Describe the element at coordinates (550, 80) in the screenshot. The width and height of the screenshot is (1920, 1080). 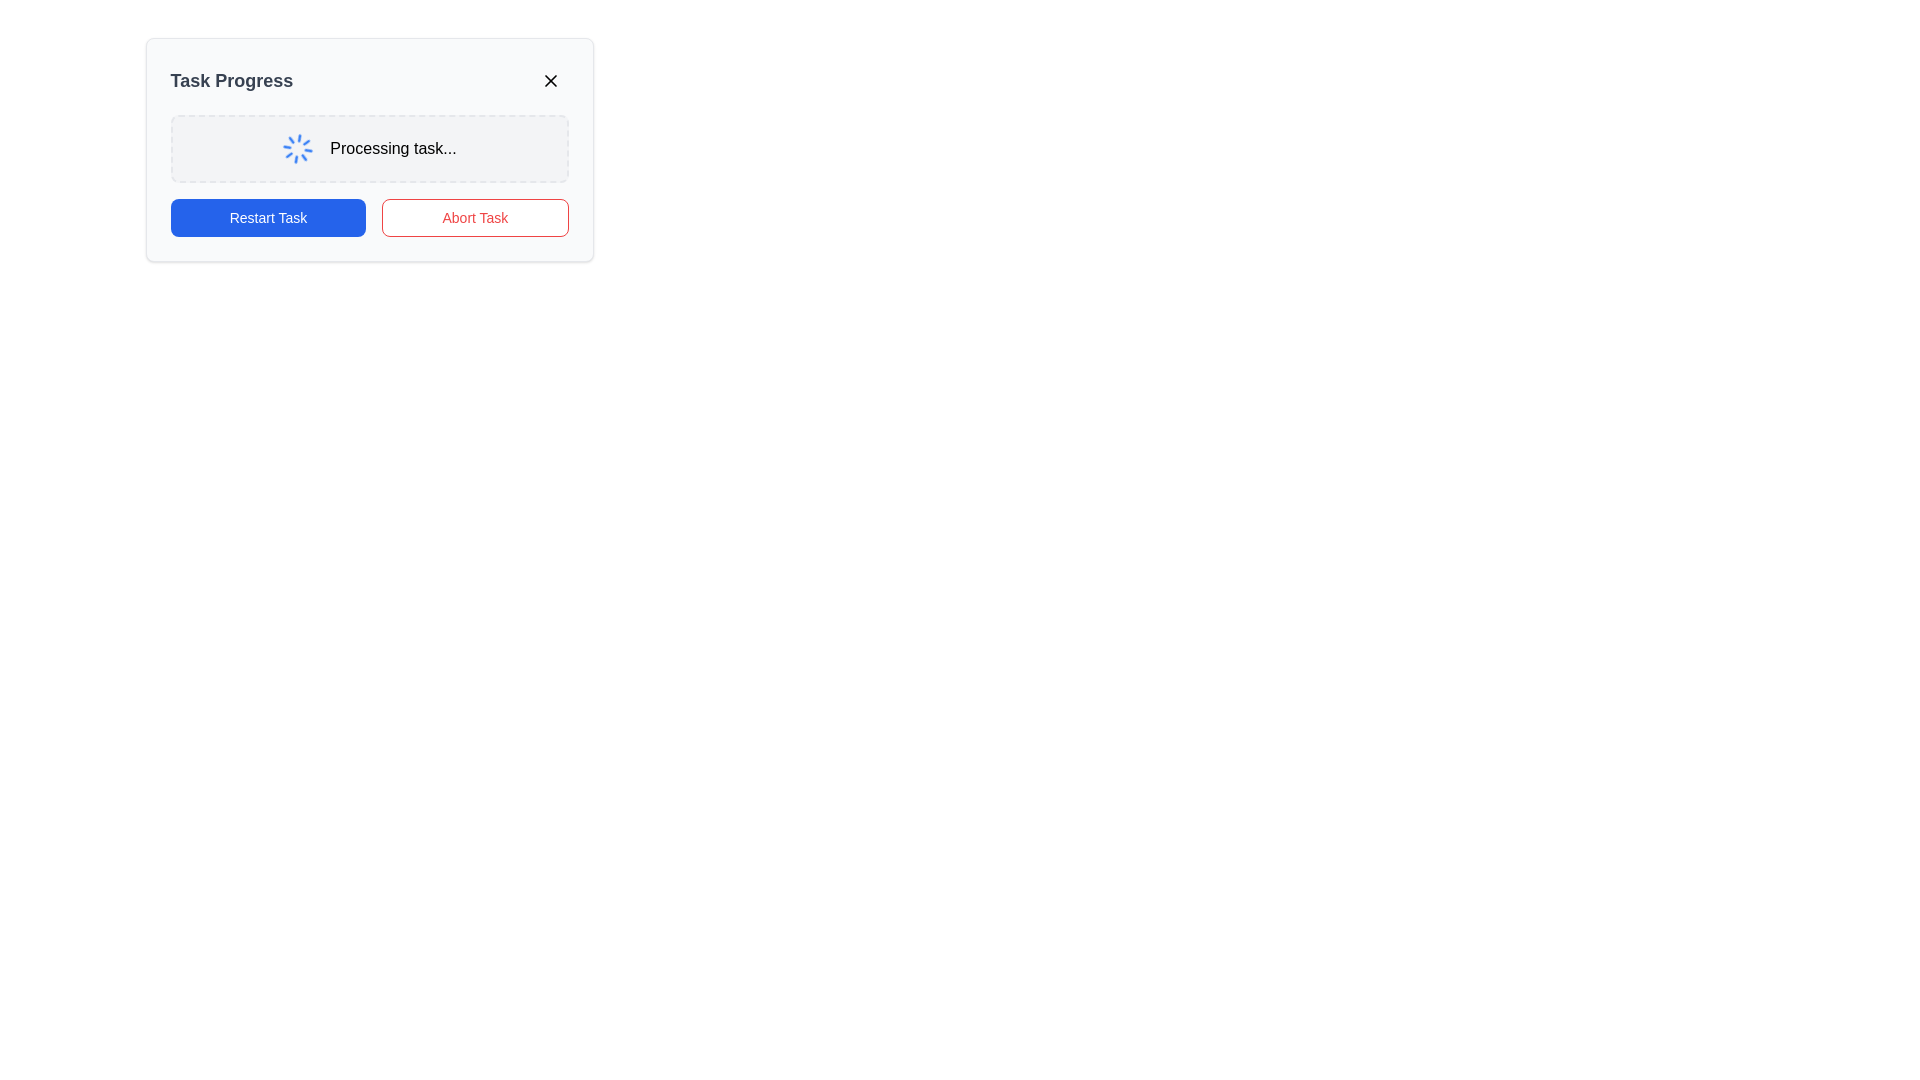
I see `the 'X' icon button located at the top-right corner of the 'Task Progress' panel to trigger hover effects` at that location.